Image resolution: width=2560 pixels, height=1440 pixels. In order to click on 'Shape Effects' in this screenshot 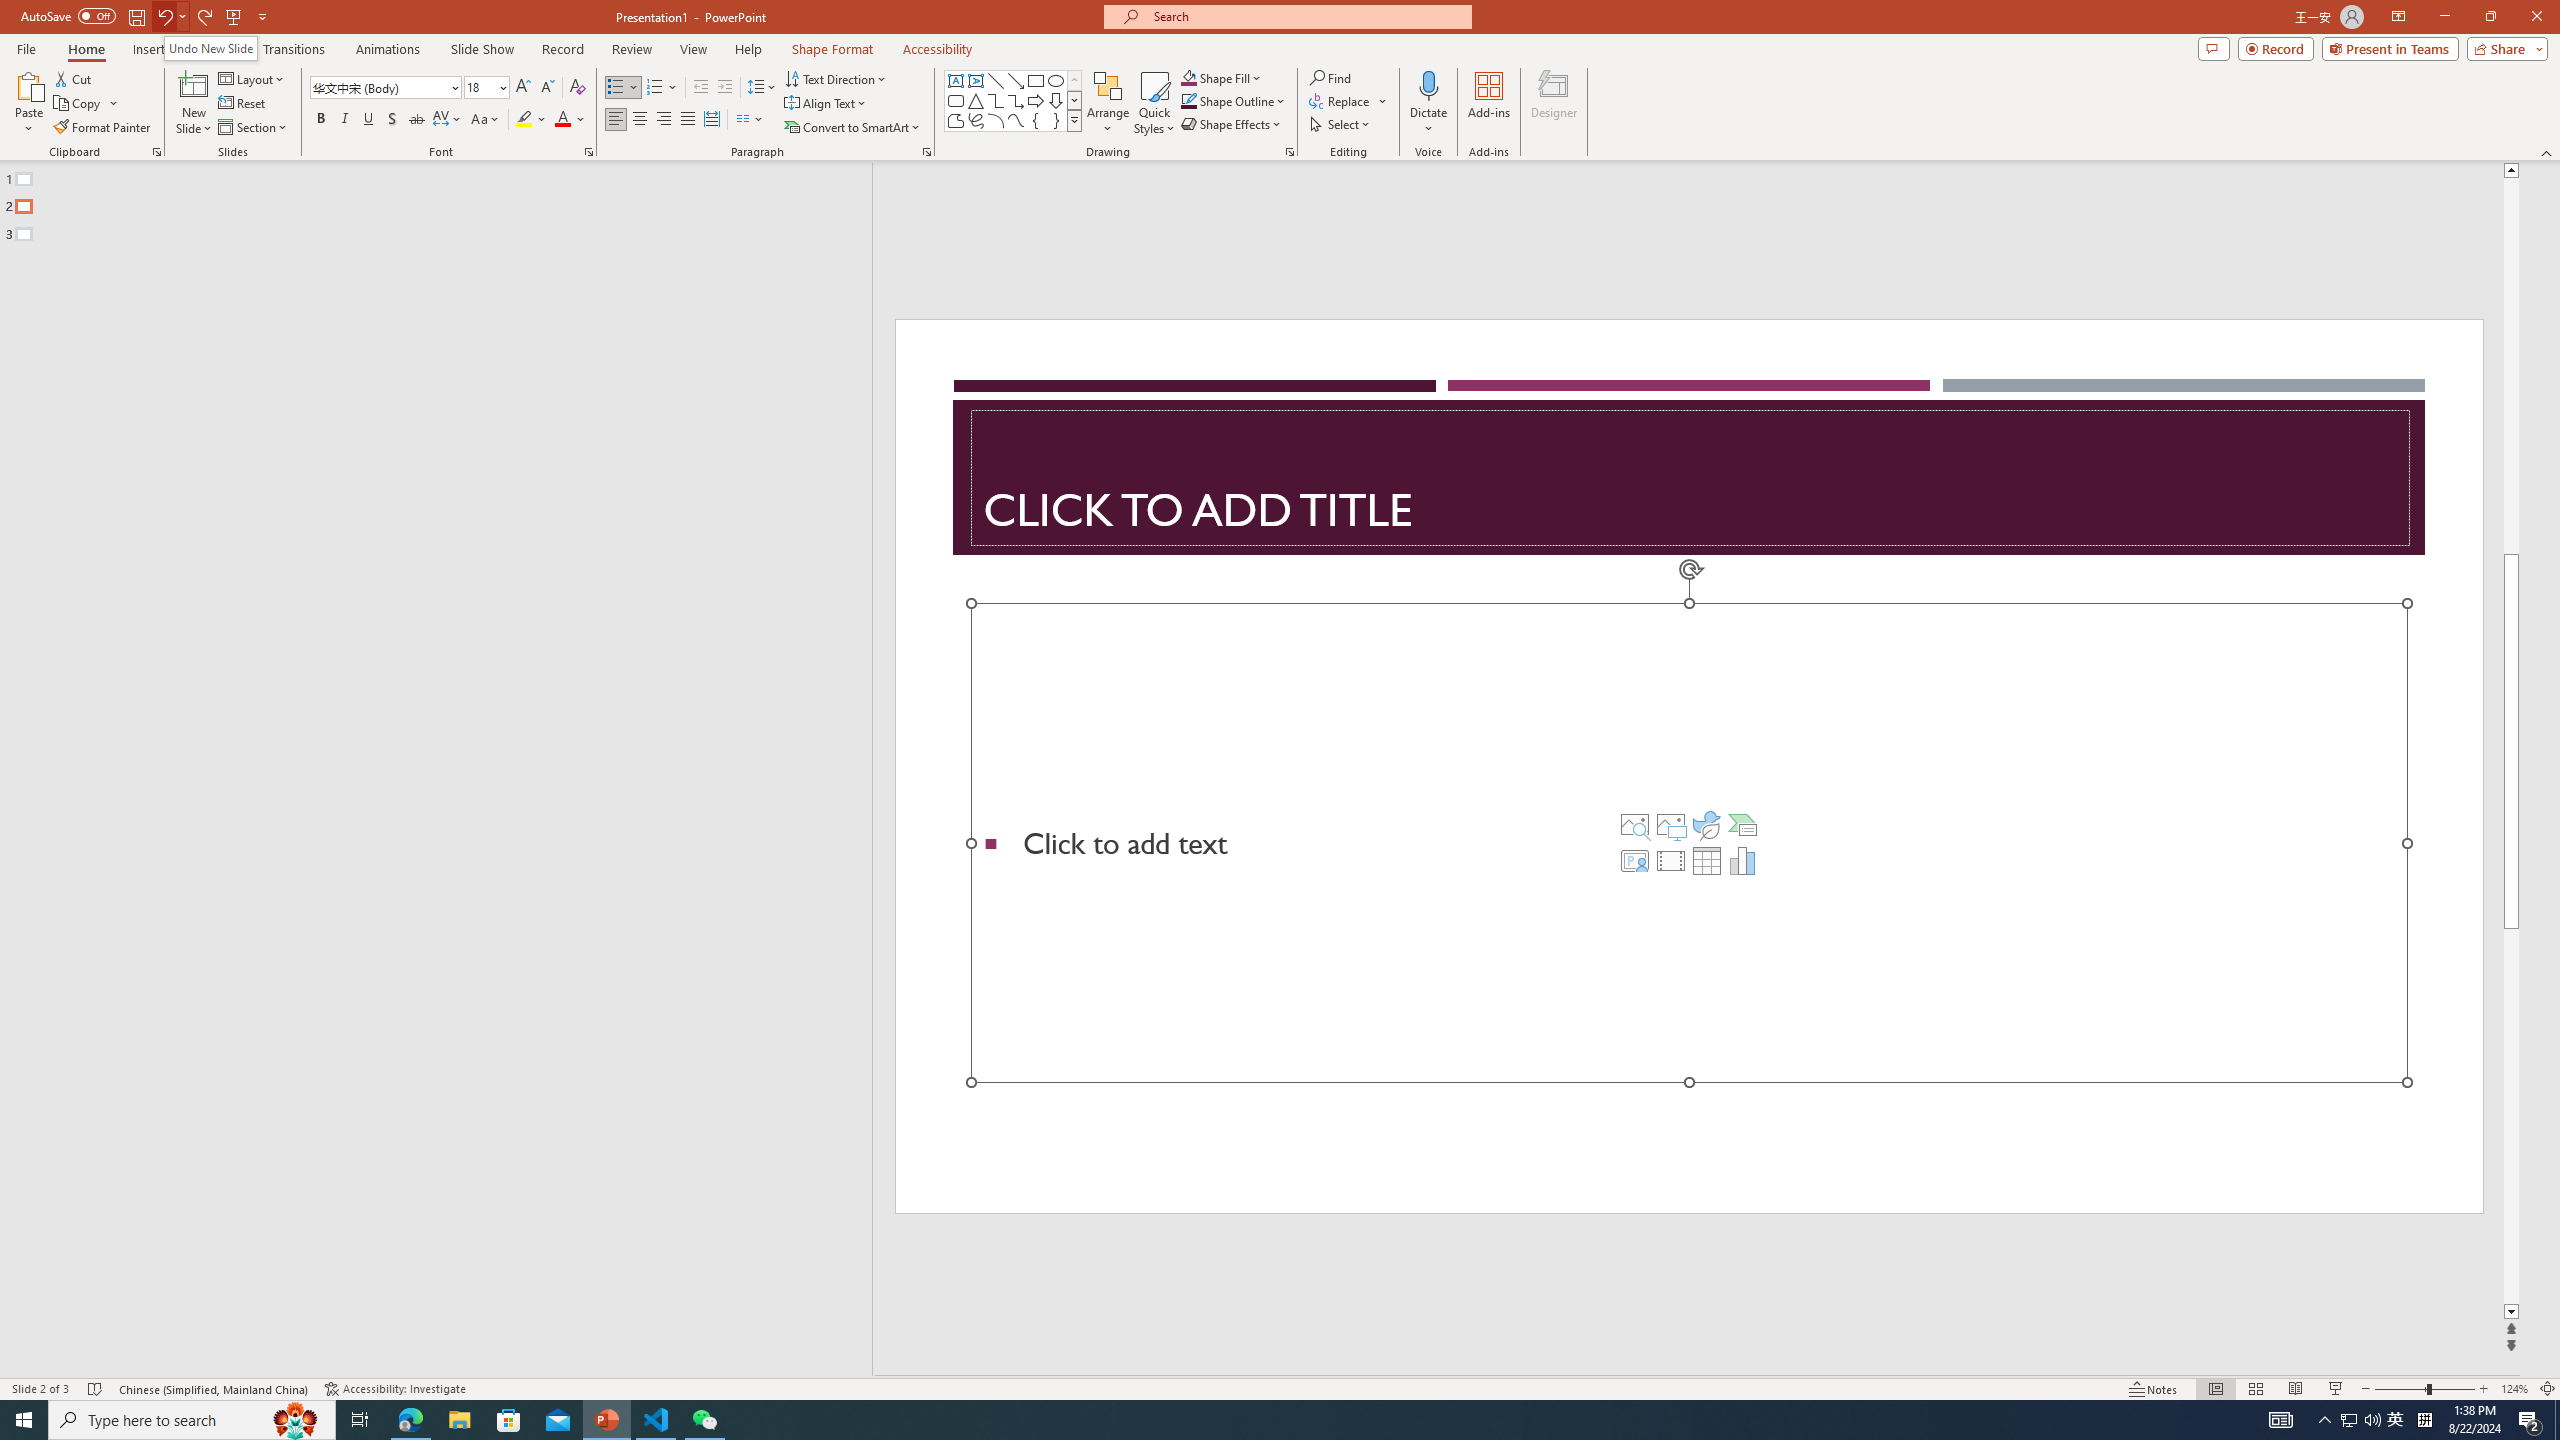, I will do `click(1231, 122)`.